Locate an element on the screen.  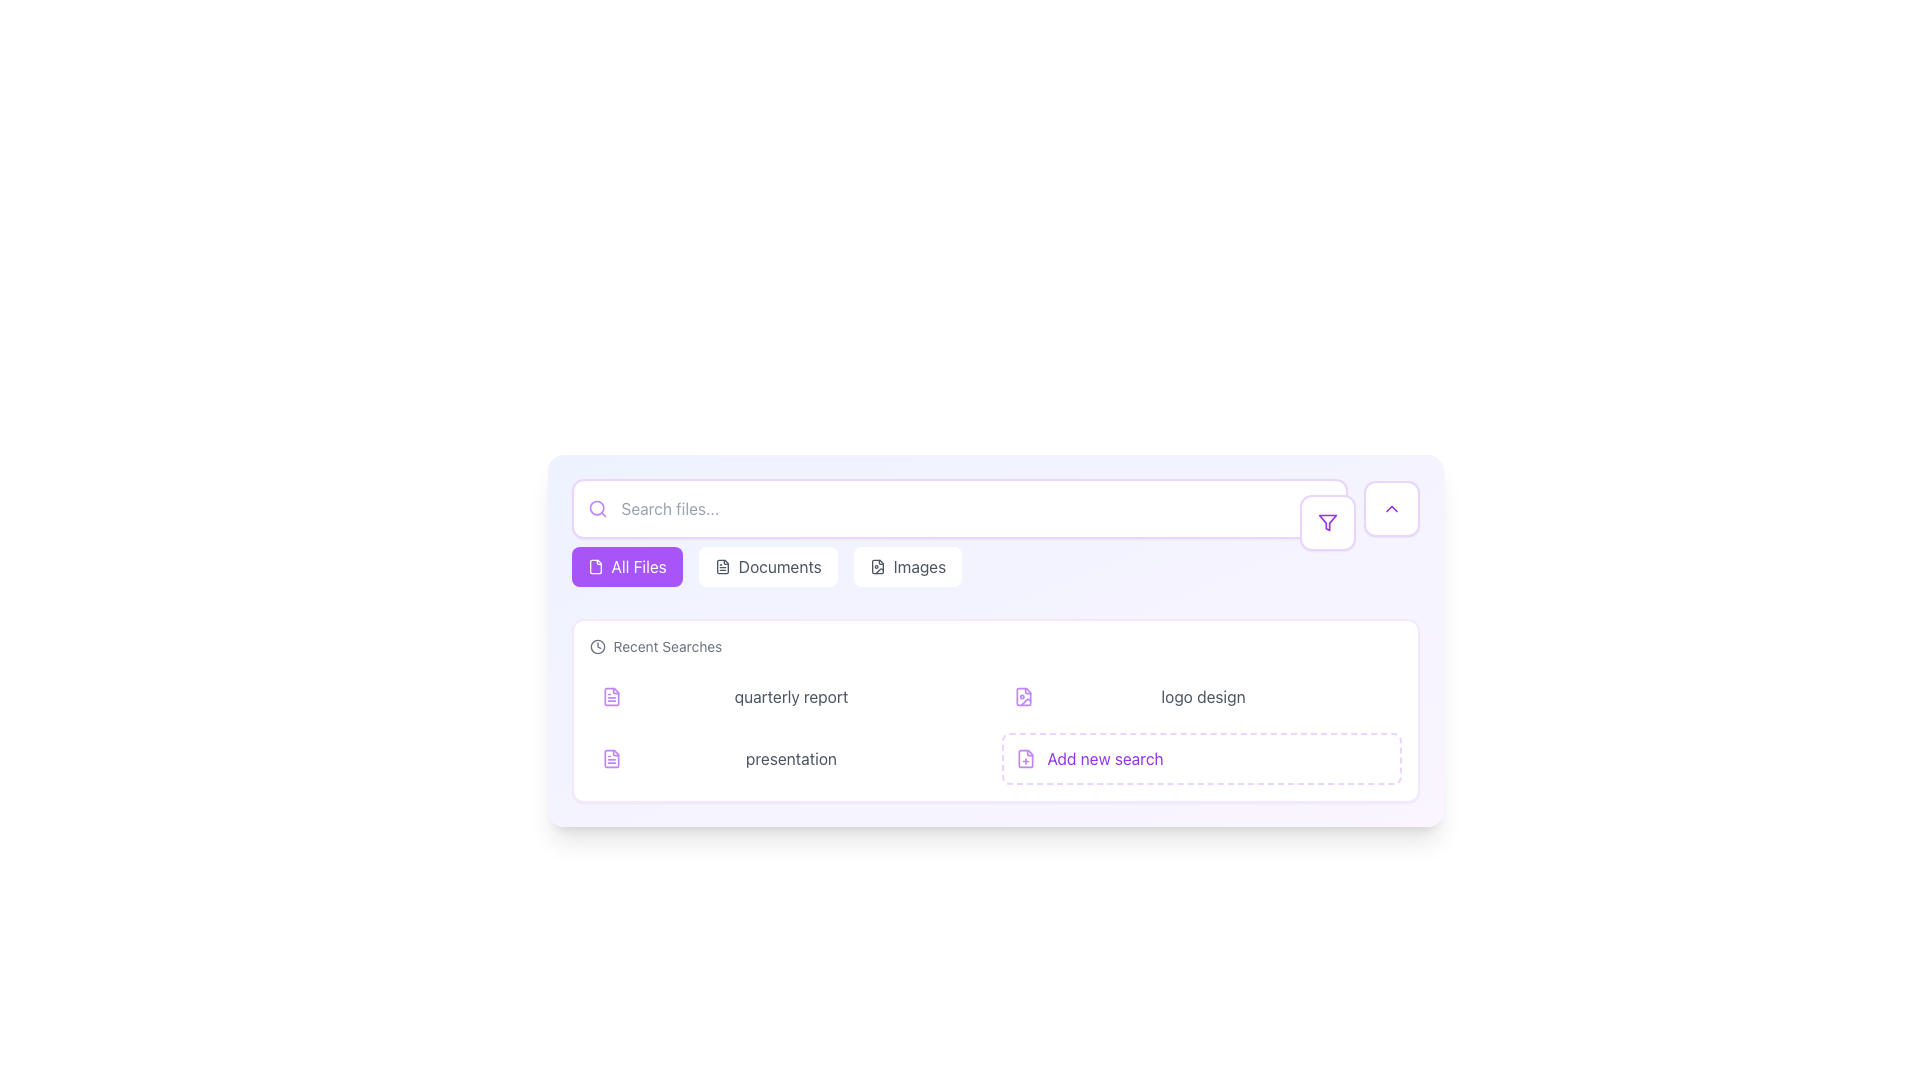
the filter options icon button located on the right side of the horizontal search bar is located at coordinates (1327, 522).